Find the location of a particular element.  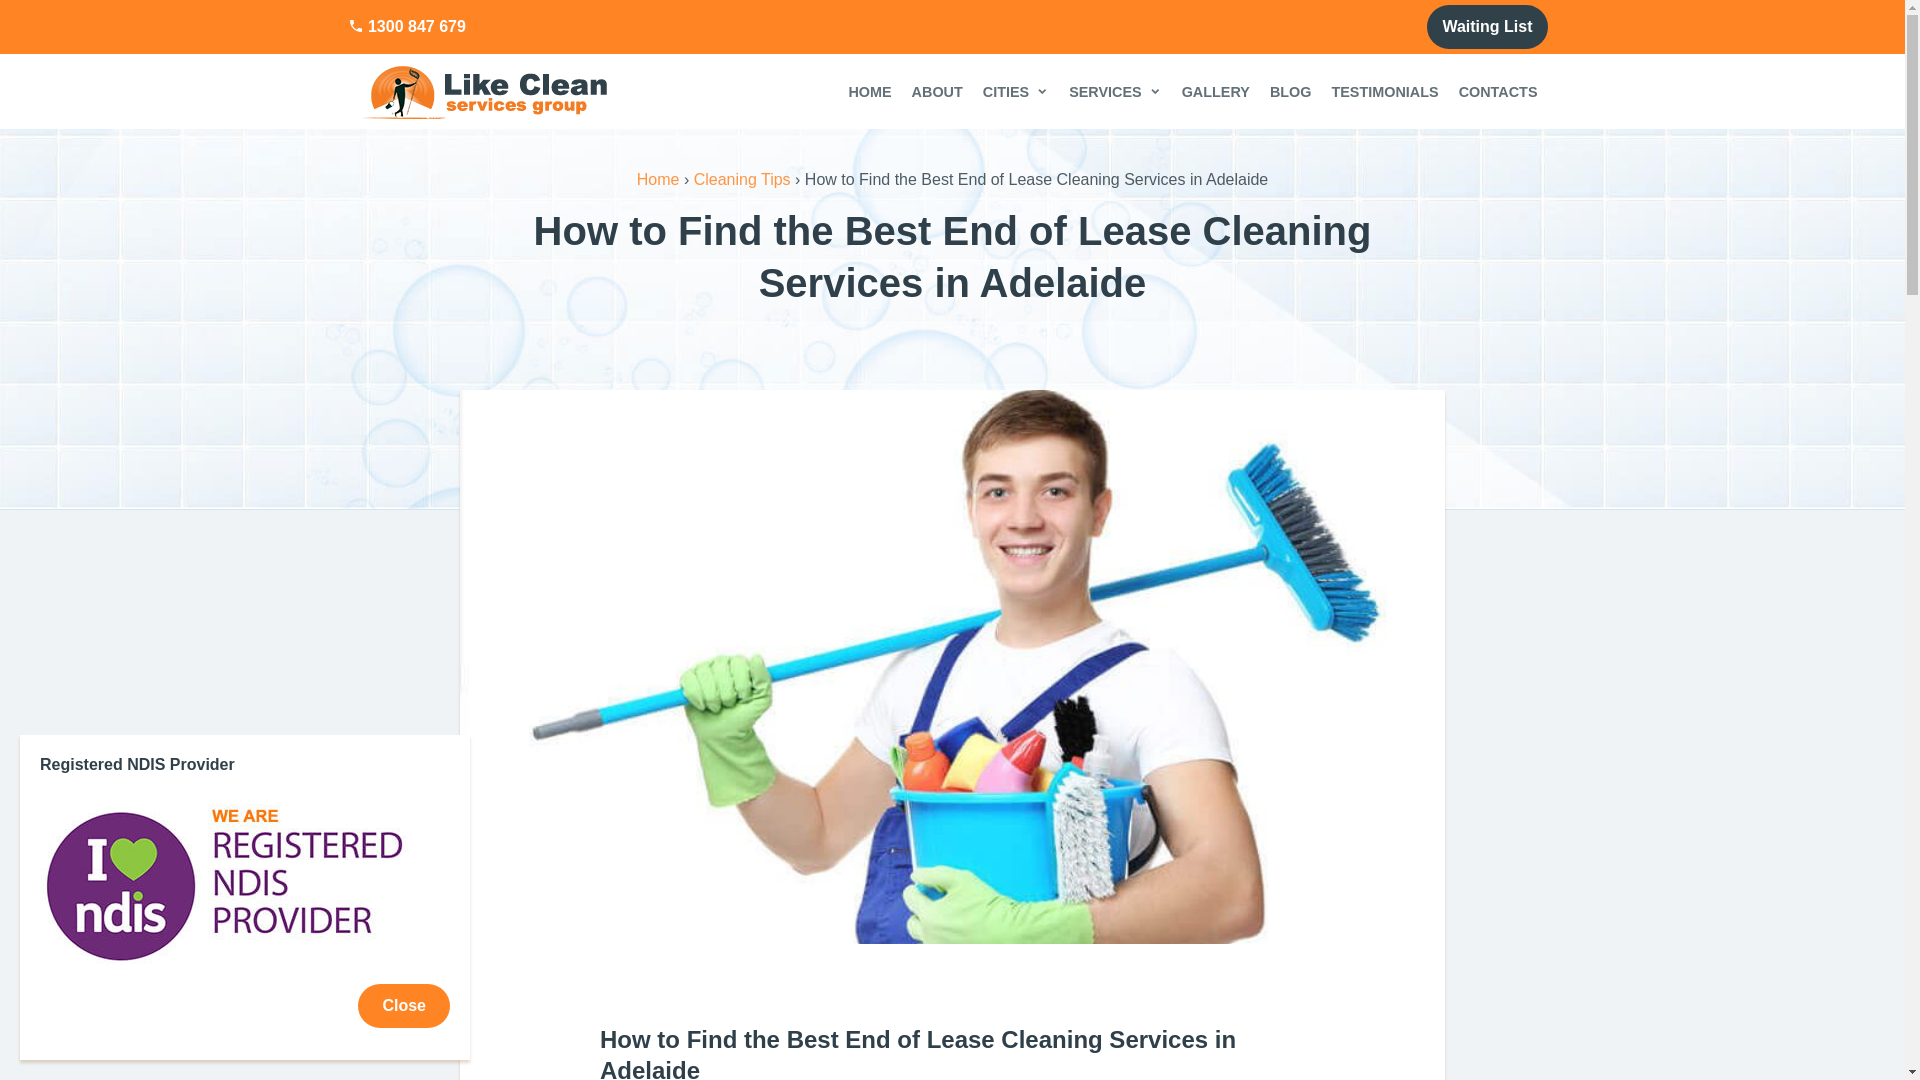

'SERVICES' is located at coordinates (1114, 91).